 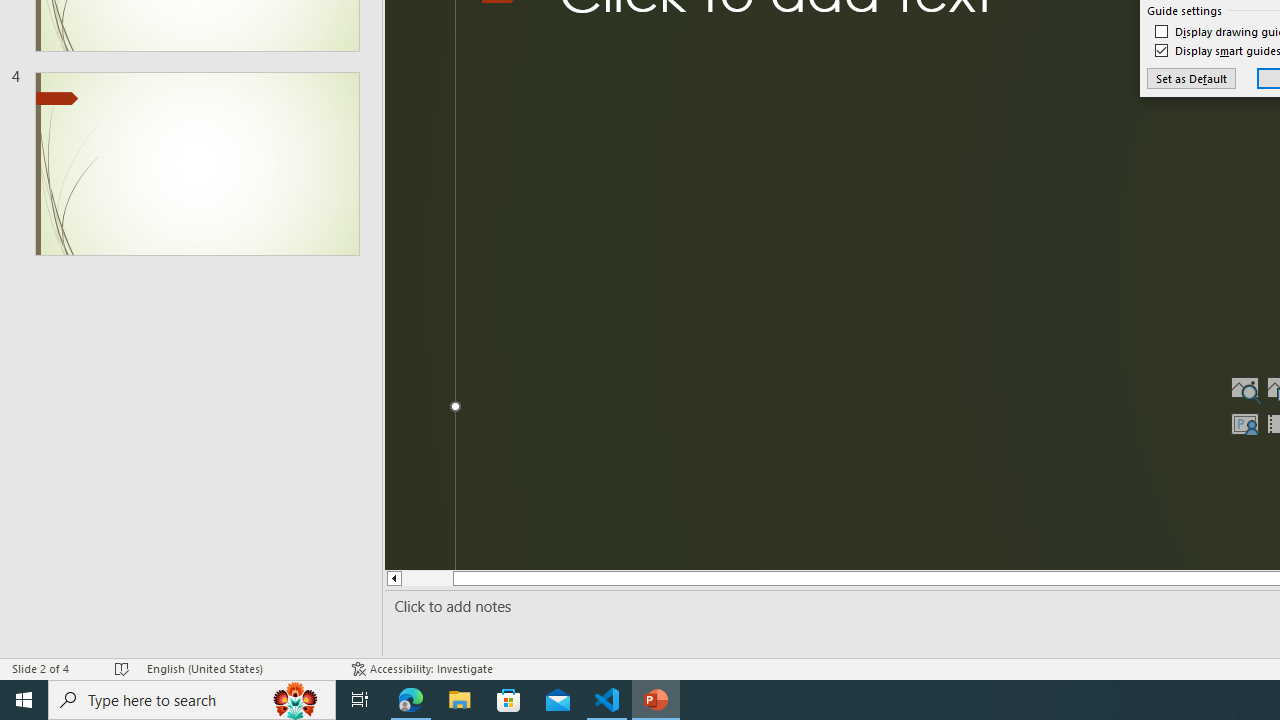 What do you see at coordinates (1191, 77) in the screenshot?
I see `'Set as Default'` at bounding box center [1191, 77].